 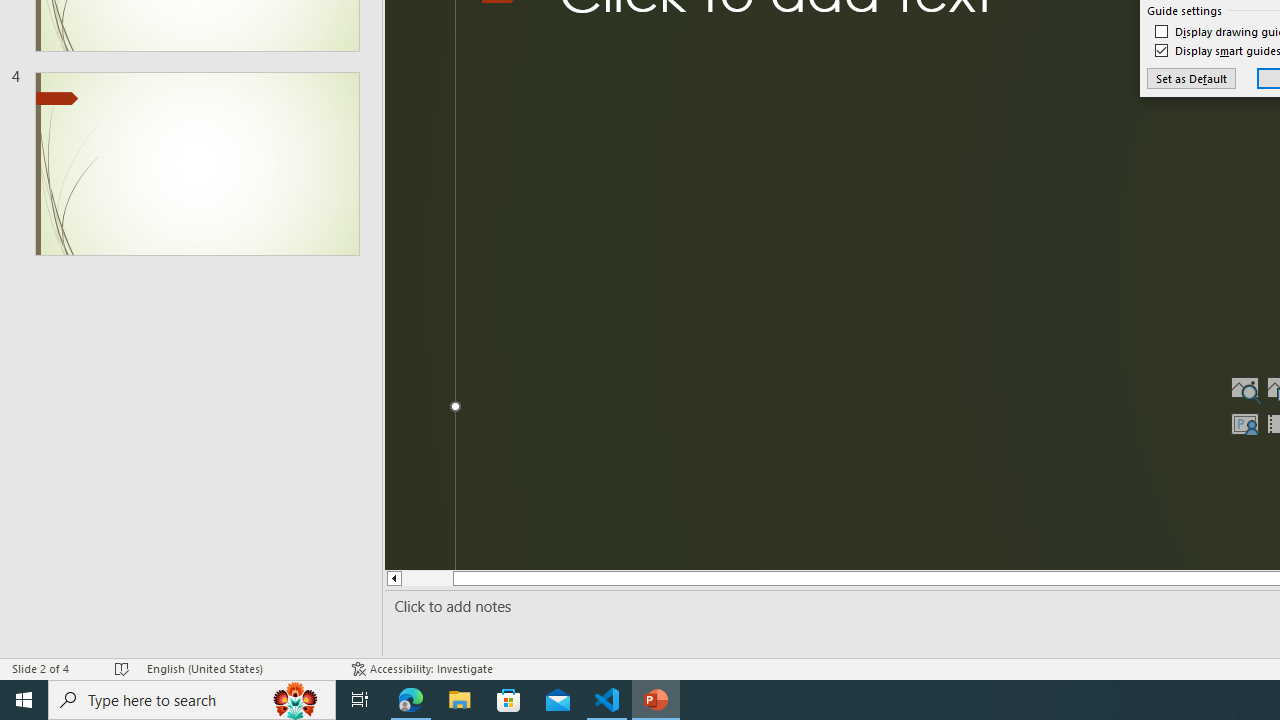 What do you see at coordinates (1191, 77) in the screenshot?
I see `'Set as Default'` at bounding box center [1191, 77].